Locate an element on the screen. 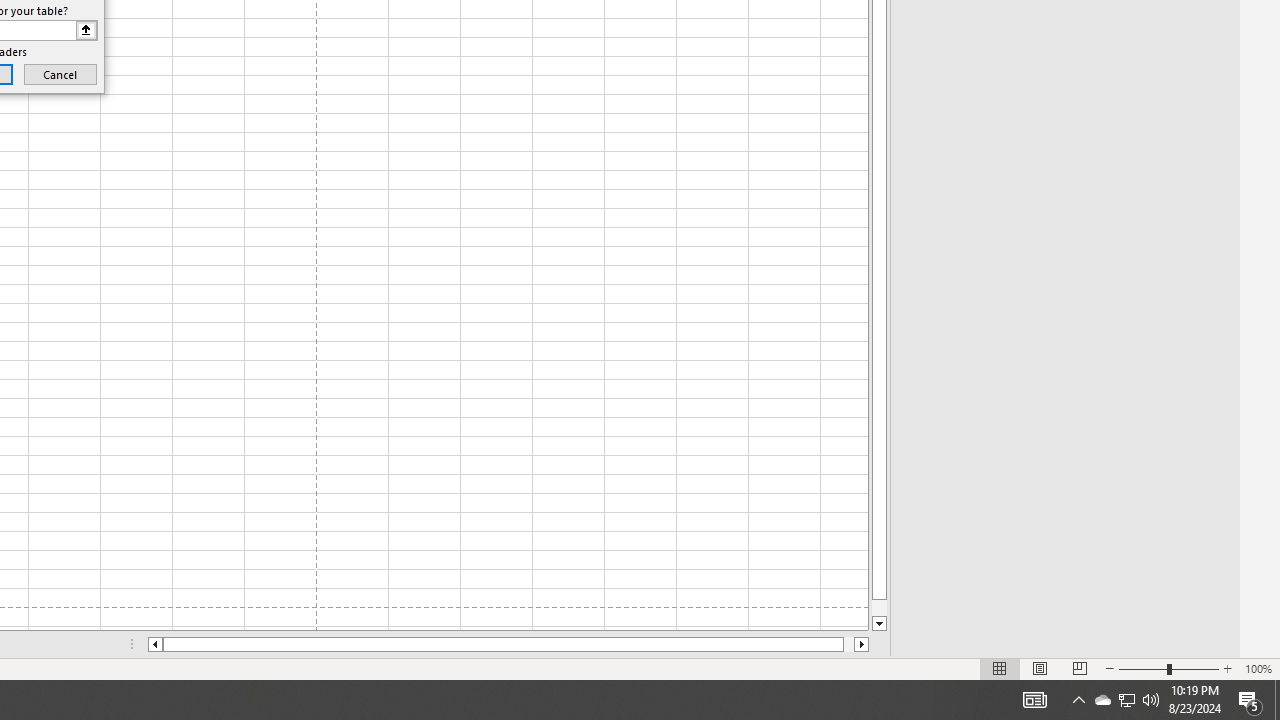  'Column left' is located at coordinates (153, 644).